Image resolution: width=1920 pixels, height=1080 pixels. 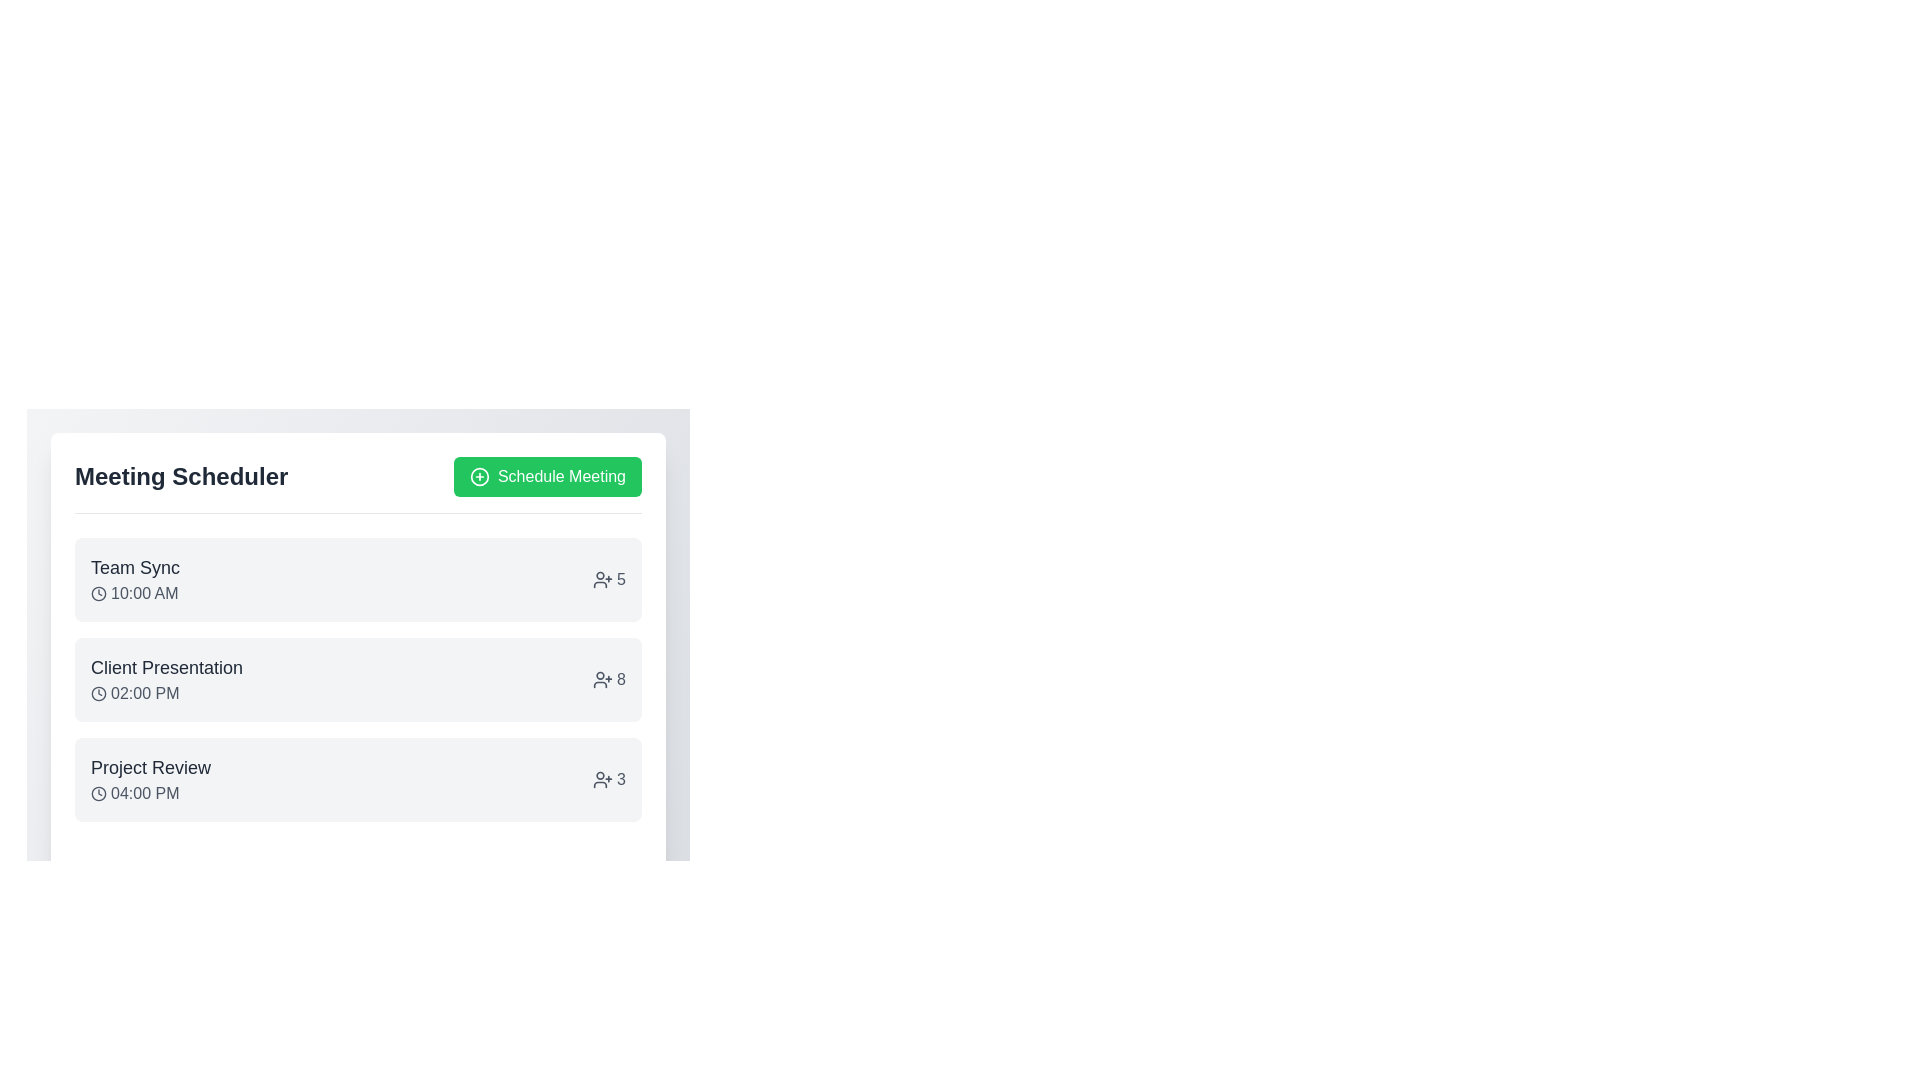 I want to click on the clock icon indicating the time aspect of the 'Project Review' event, located between the event description and '04:00 PM', so click(x=98, y=793).